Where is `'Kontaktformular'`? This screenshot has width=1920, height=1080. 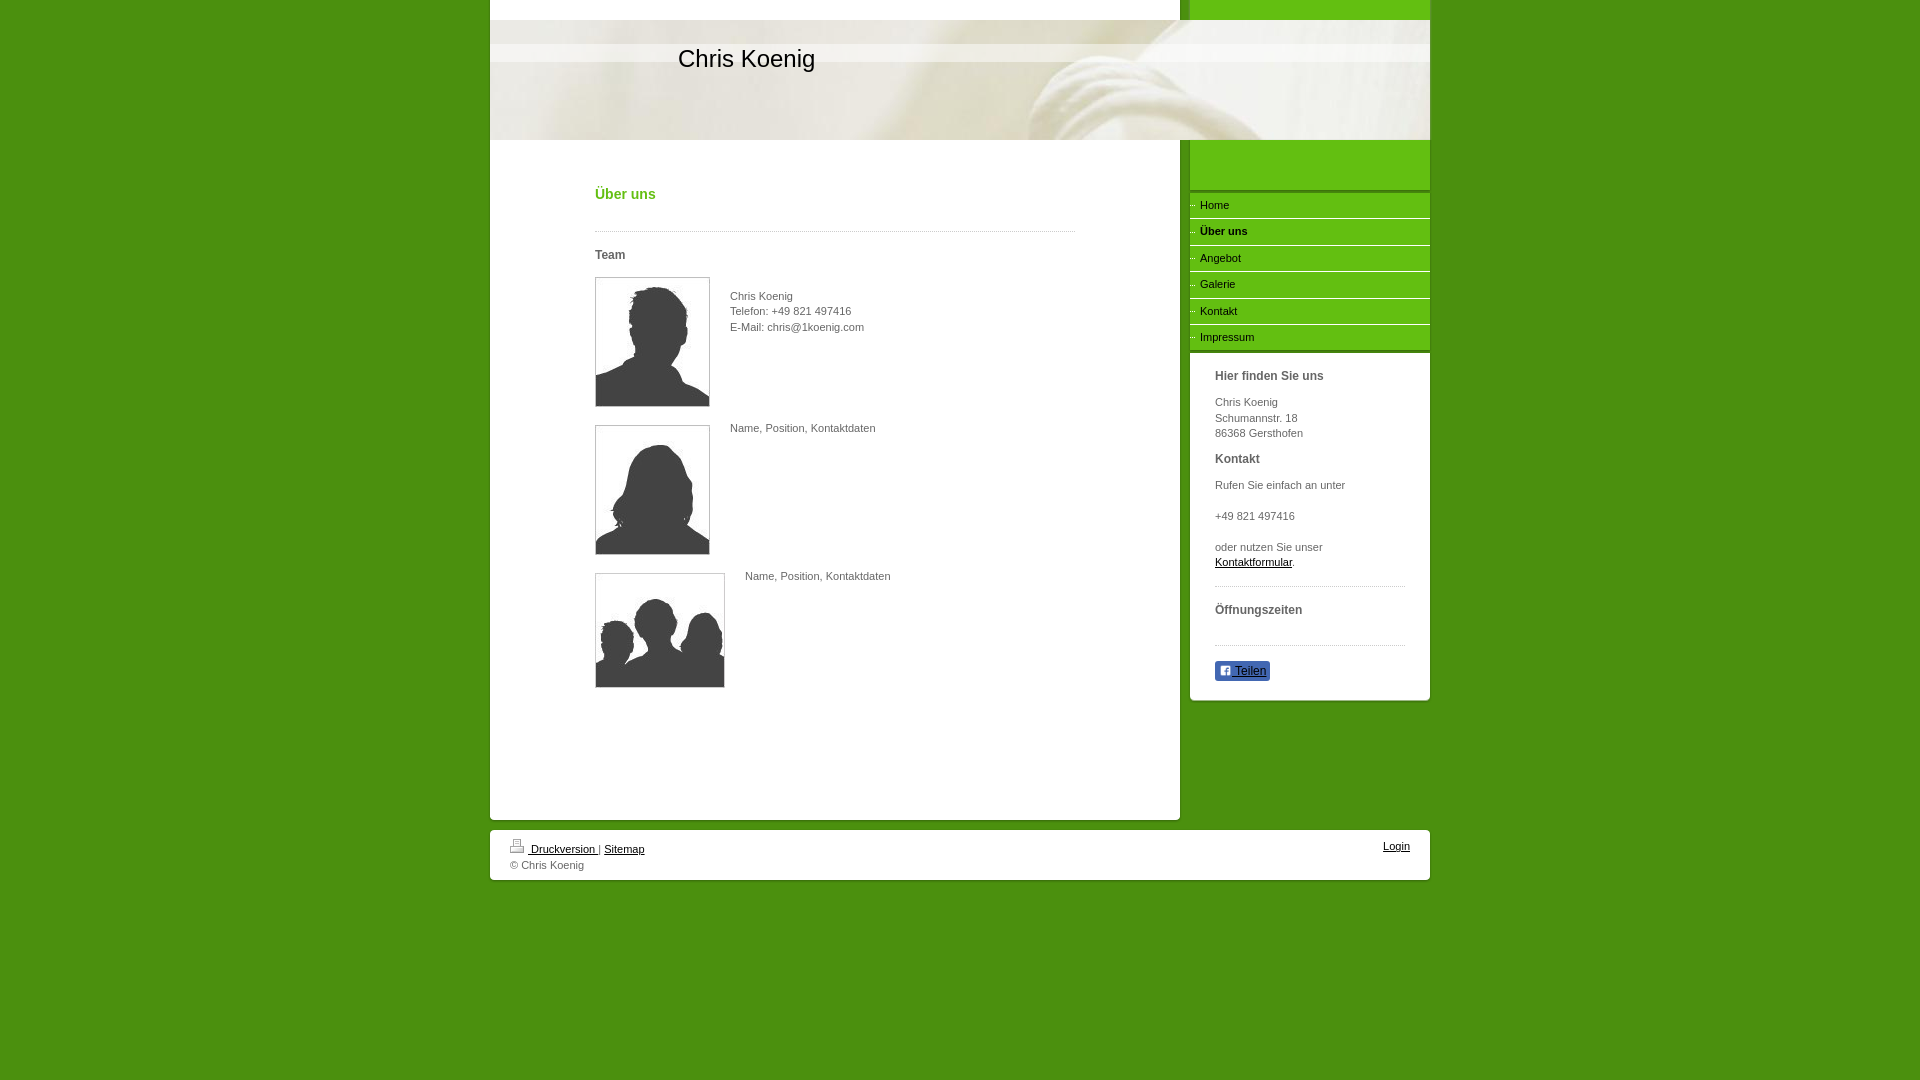
'Kontaktformular' is located at coordinates (1252, 562).